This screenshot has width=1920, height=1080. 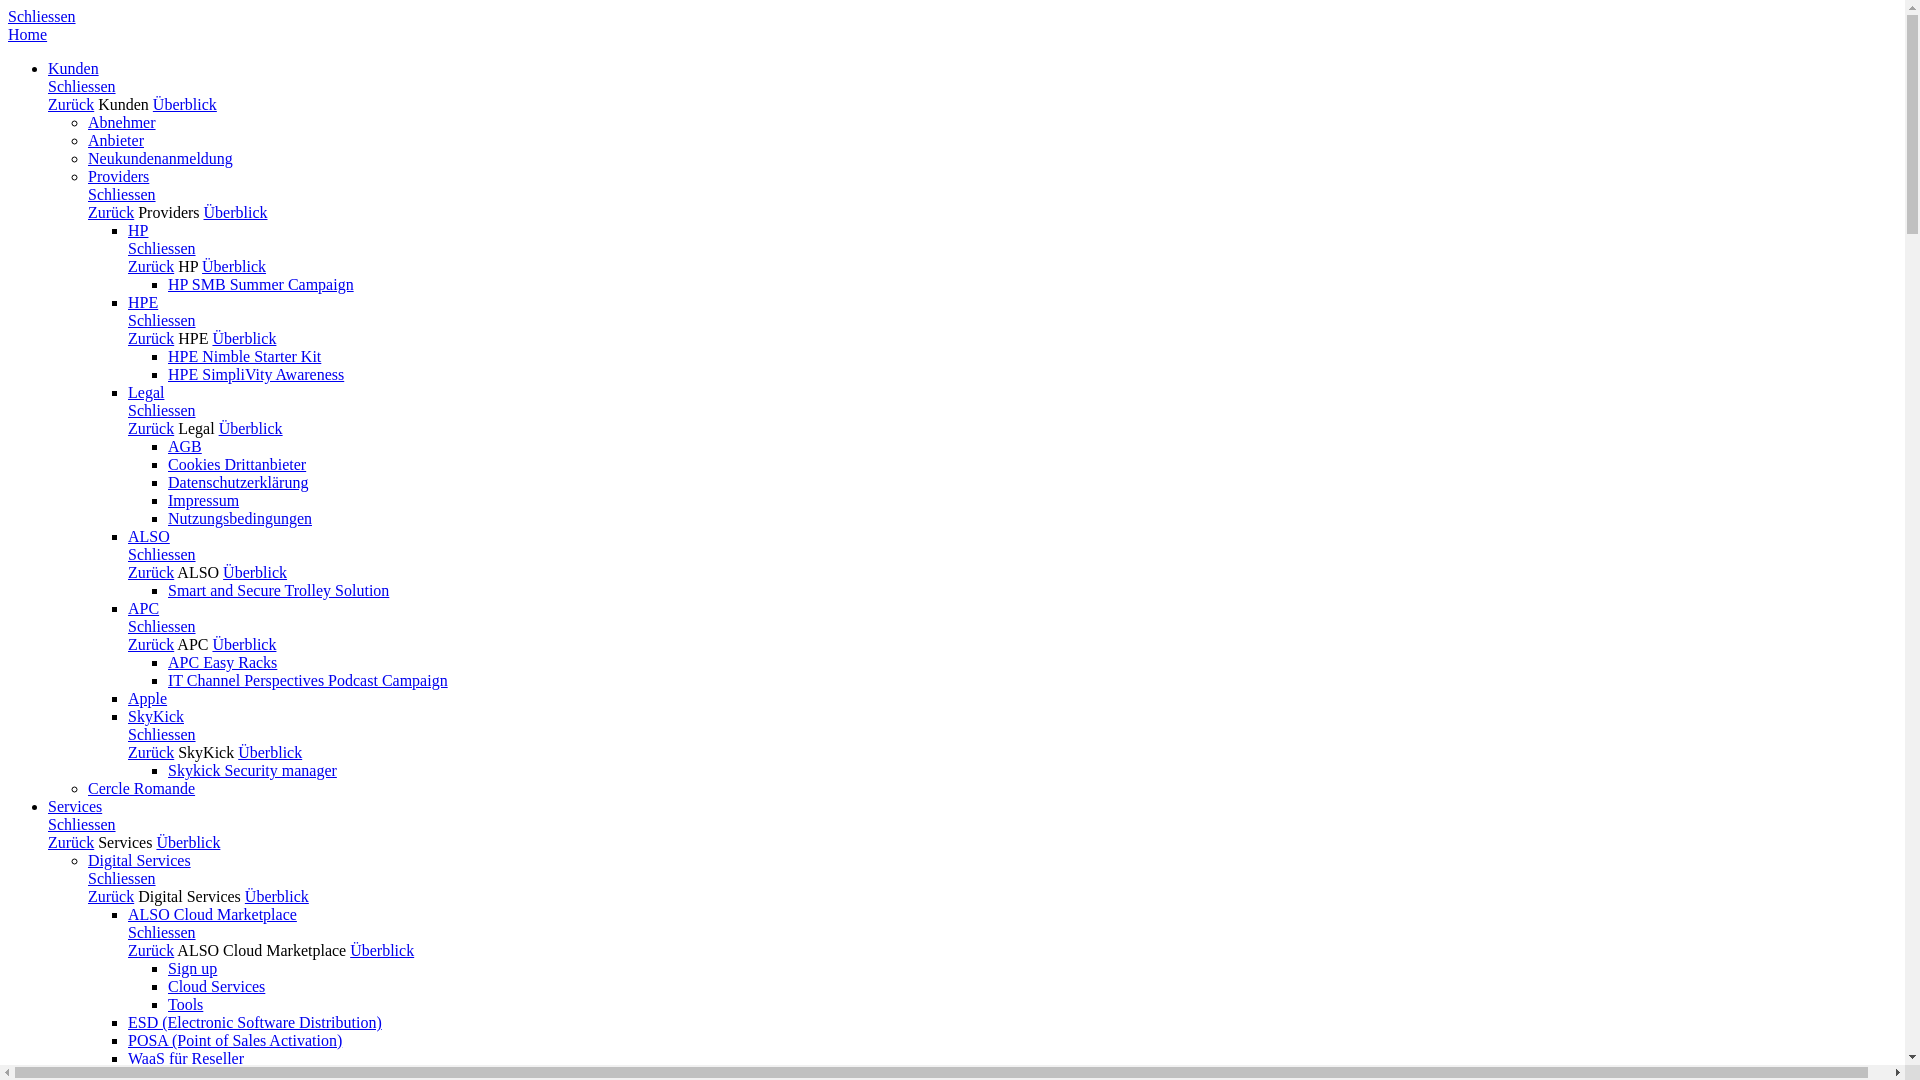 I want to click on 'ALSO', so click(x=197, y=572).